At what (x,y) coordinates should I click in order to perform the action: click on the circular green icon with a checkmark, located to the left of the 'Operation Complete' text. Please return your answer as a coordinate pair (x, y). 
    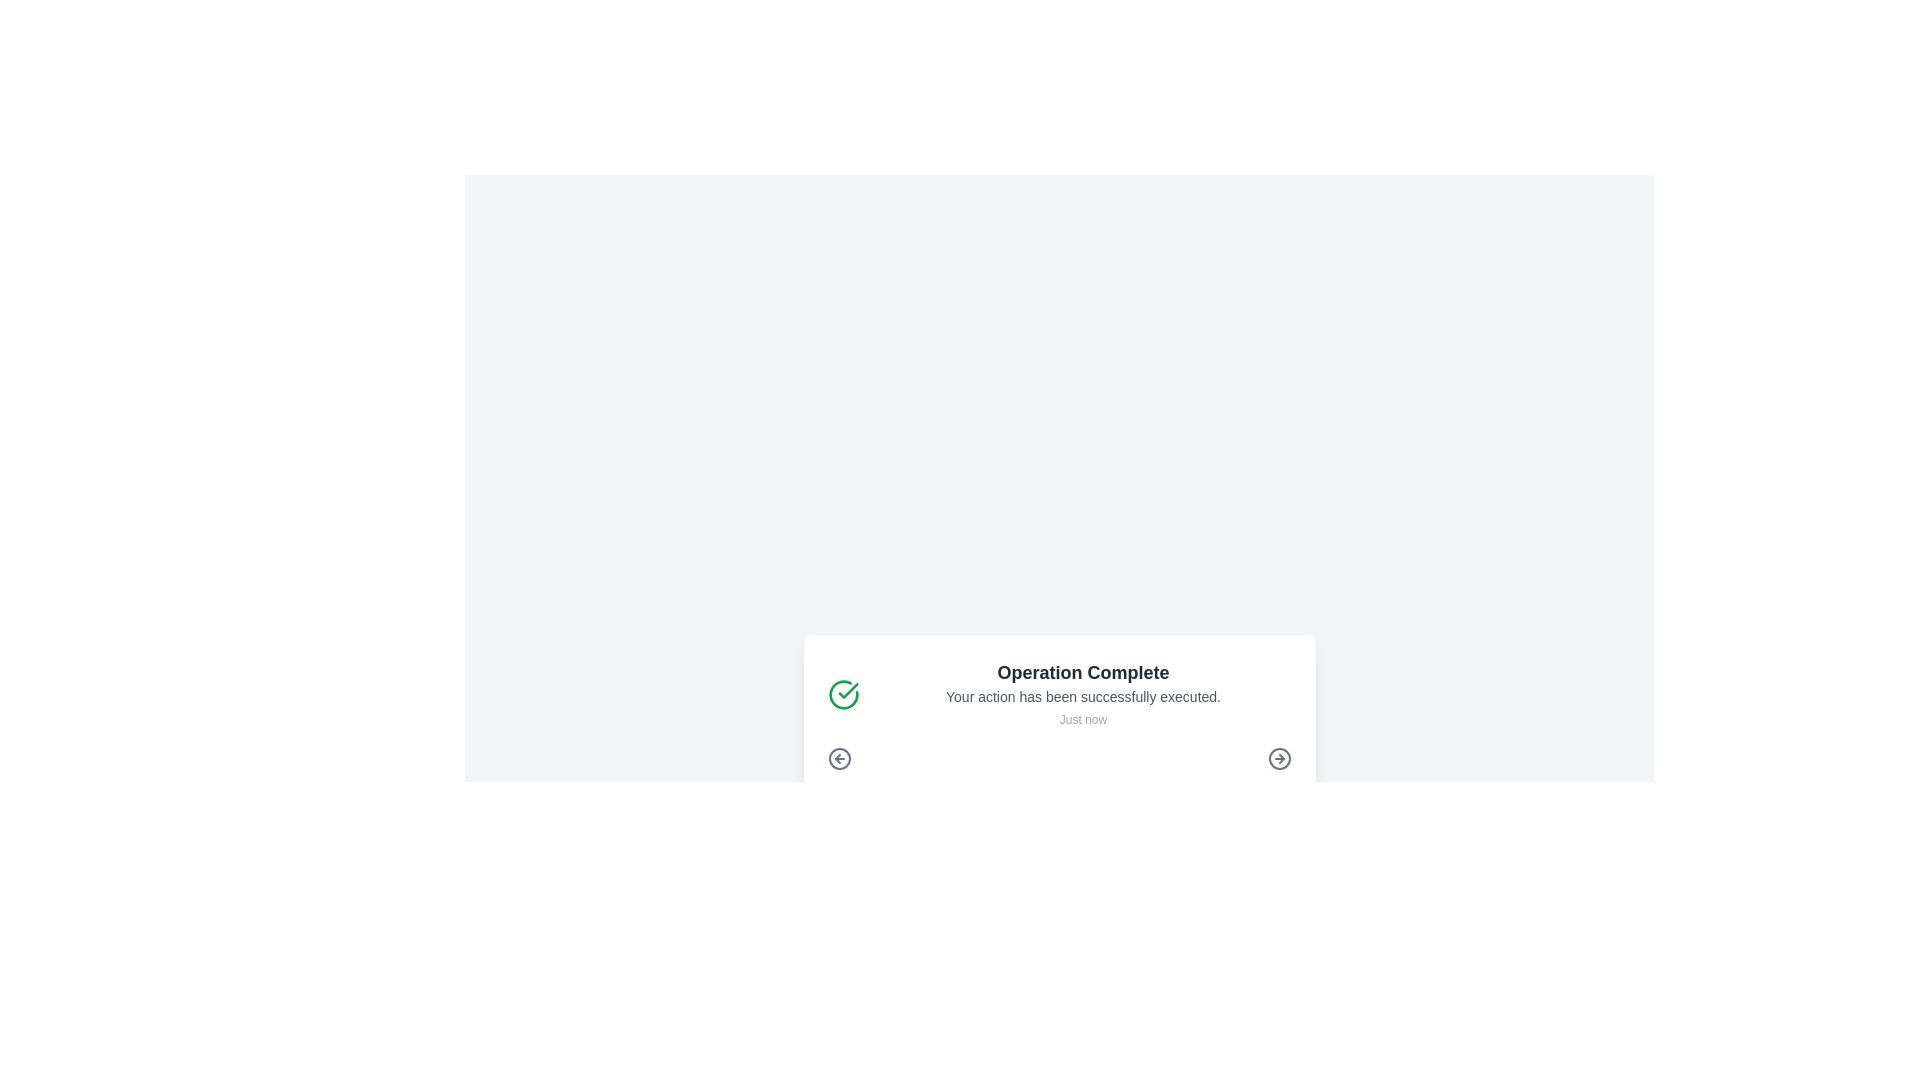
    Looking at the image, I should click on (843, 693).